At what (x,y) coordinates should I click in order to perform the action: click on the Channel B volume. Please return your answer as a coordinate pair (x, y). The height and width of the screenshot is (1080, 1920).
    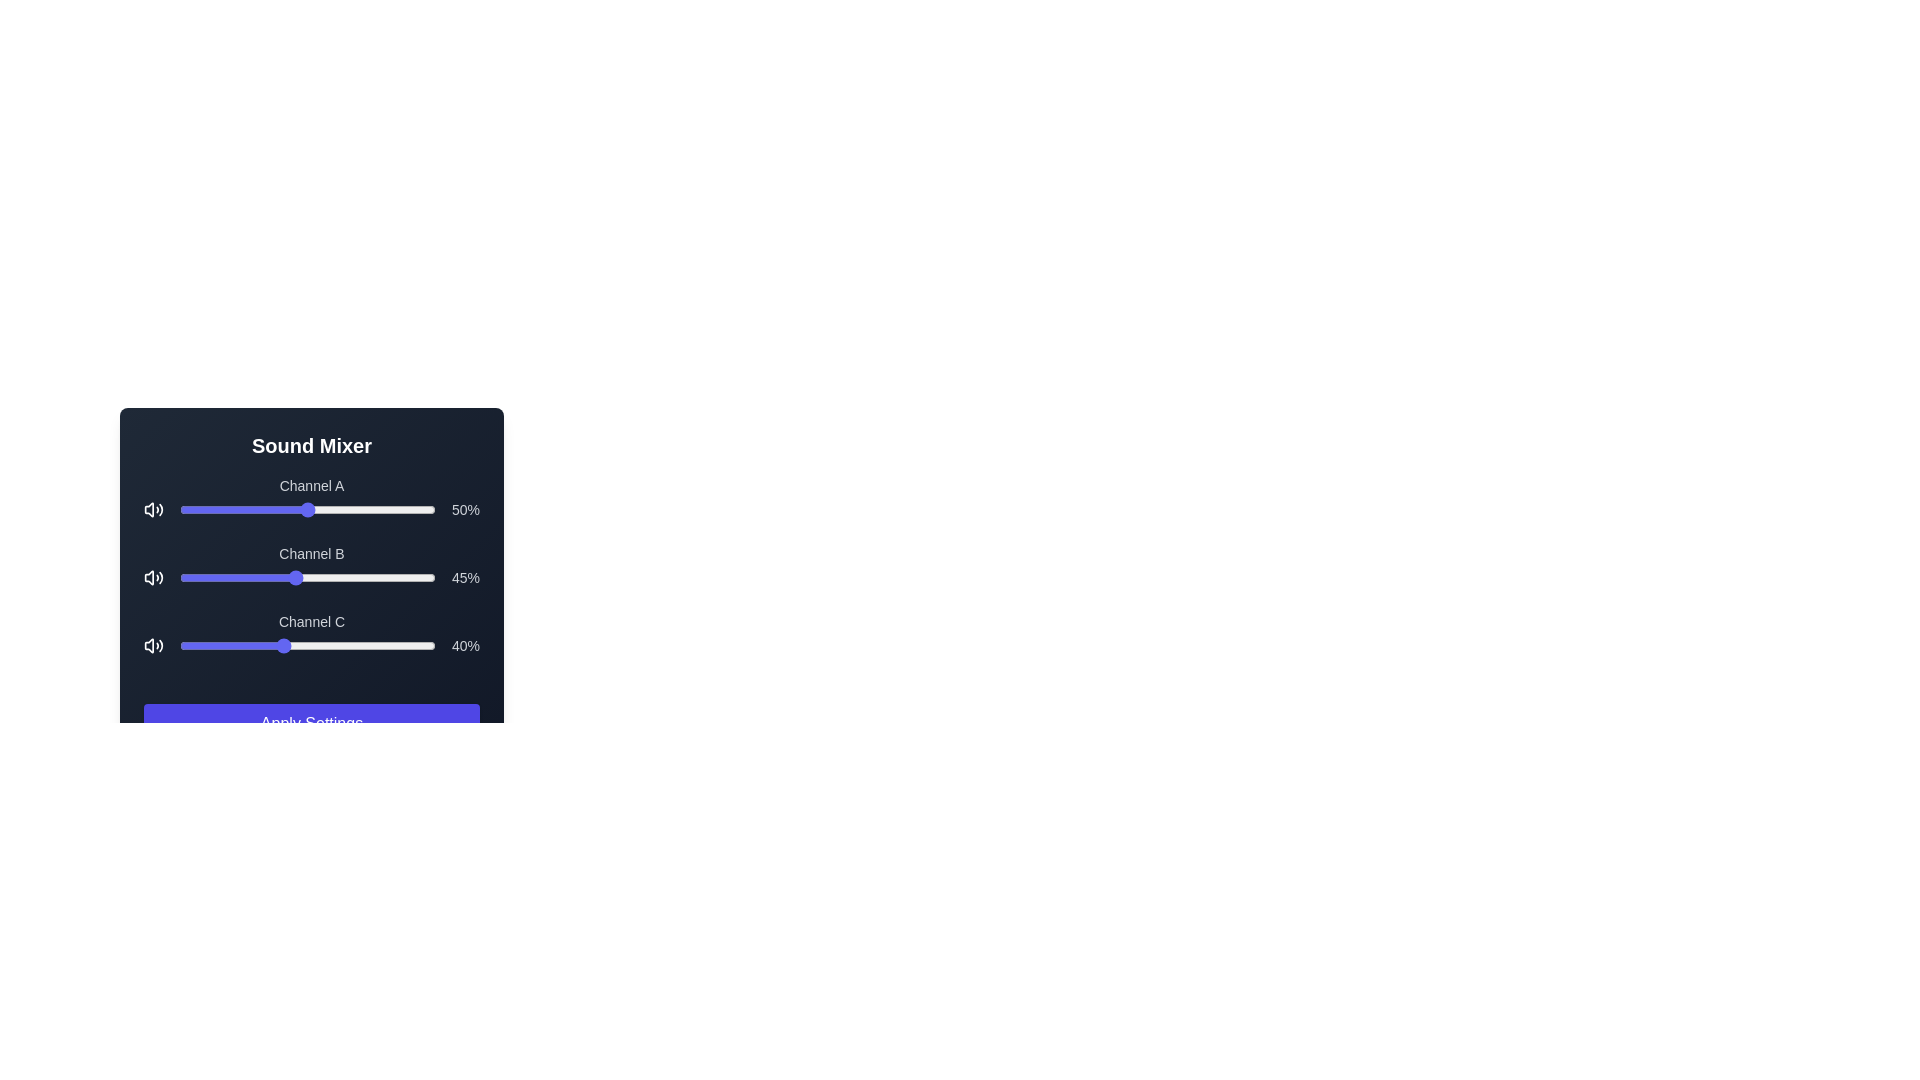
    Looking at the image, I should click on (190, 578).